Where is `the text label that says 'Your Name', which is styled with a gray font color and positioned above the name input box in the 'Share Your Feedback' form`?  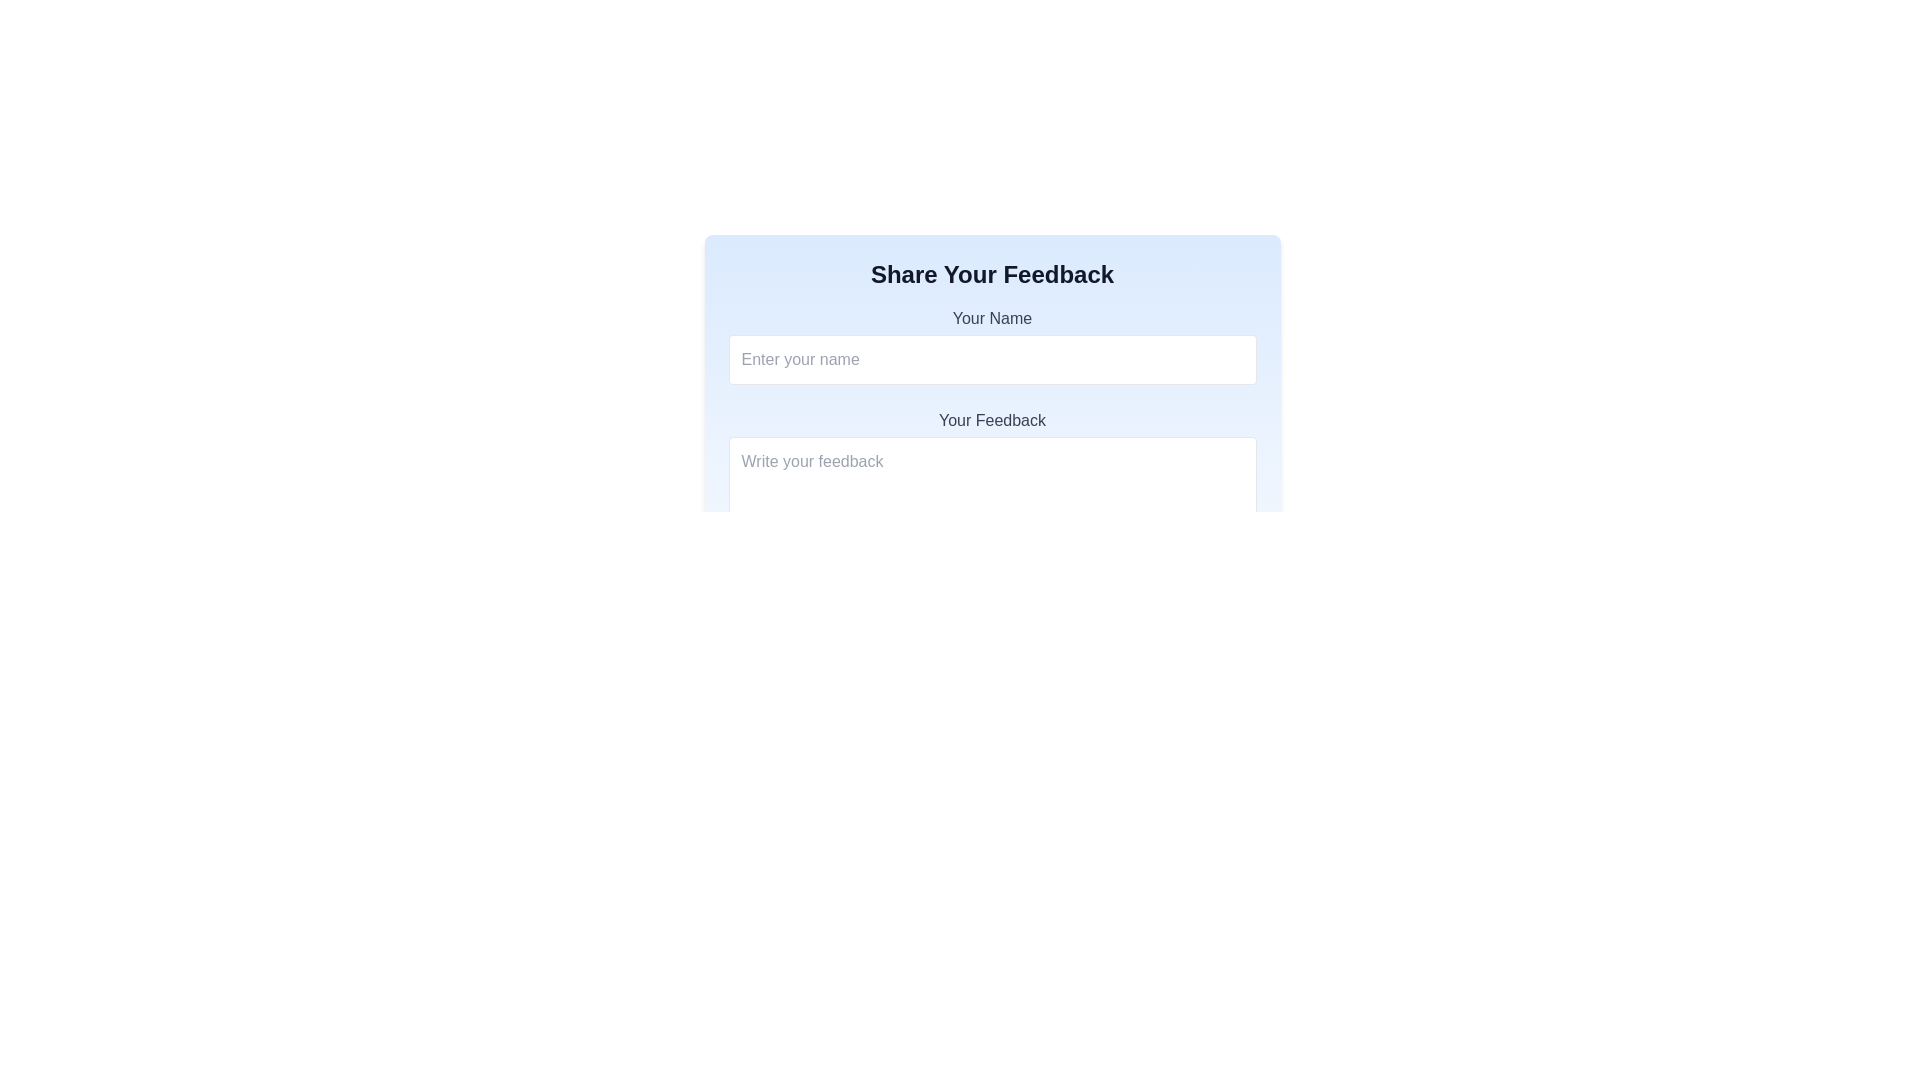
the text label that says 'Your Name', which is styled with a gray font color and positioned above the name input box in the 'Share Your Feedback' form is located at coordinates (992, 318).